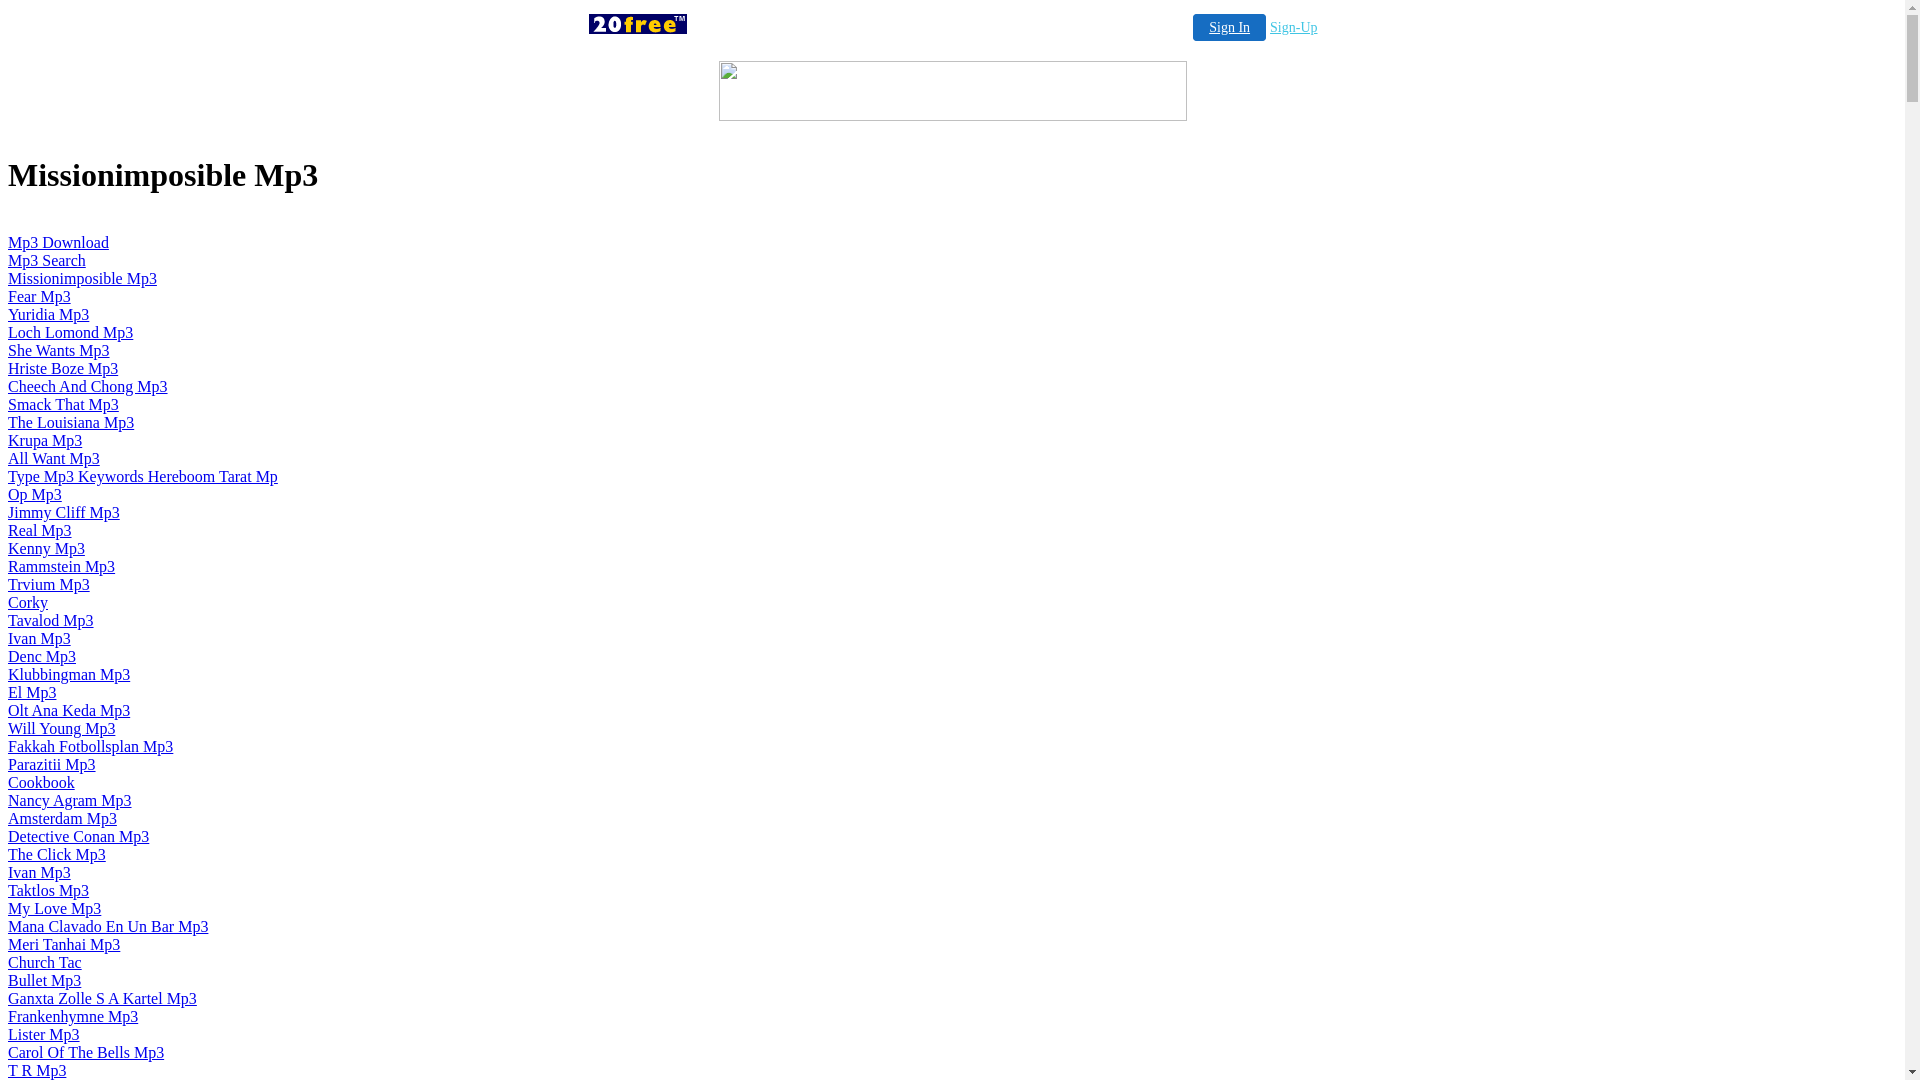 Image resolution: width=1920 pixels, height=1080 pixels. Describe the element at coordinates (44, 439) in the screenshot. I see `'Krupa Mp3'` at that location.